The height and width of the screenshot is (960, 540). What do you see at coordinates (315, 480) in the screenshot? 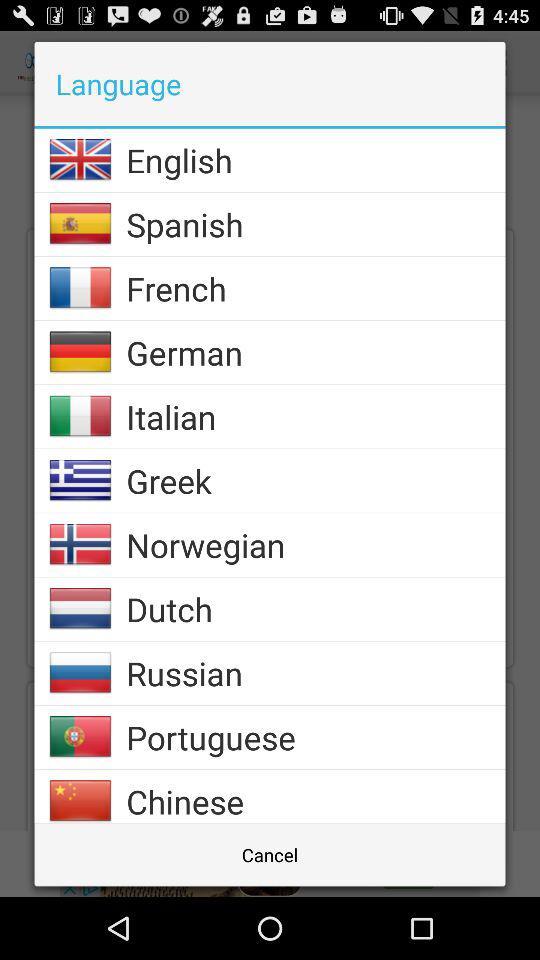
I see `the greek` at bounding box center [315, 480].